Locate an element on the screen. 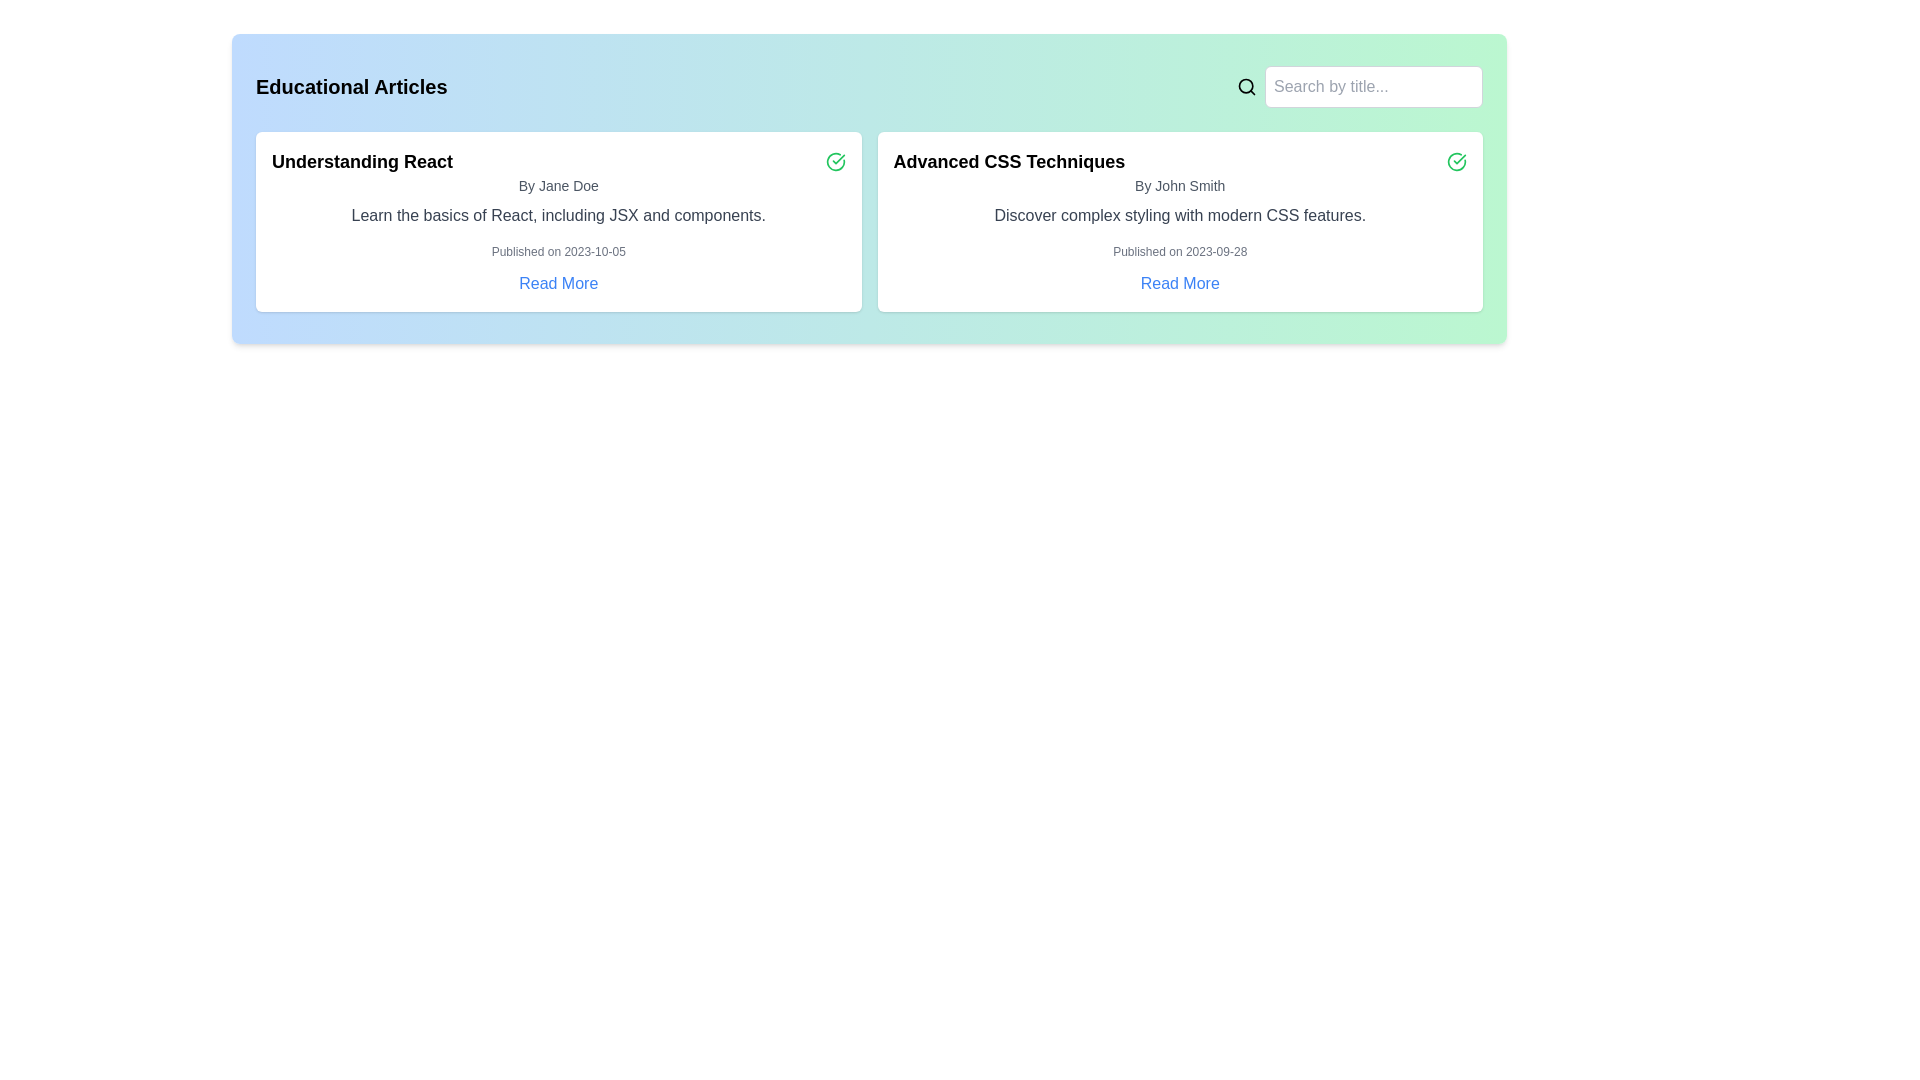 Image resolution: width=1920 pixels, height=1080 pixels. the blue interactive text link labeled 'Read More' is located at coordinates (1180, 284).